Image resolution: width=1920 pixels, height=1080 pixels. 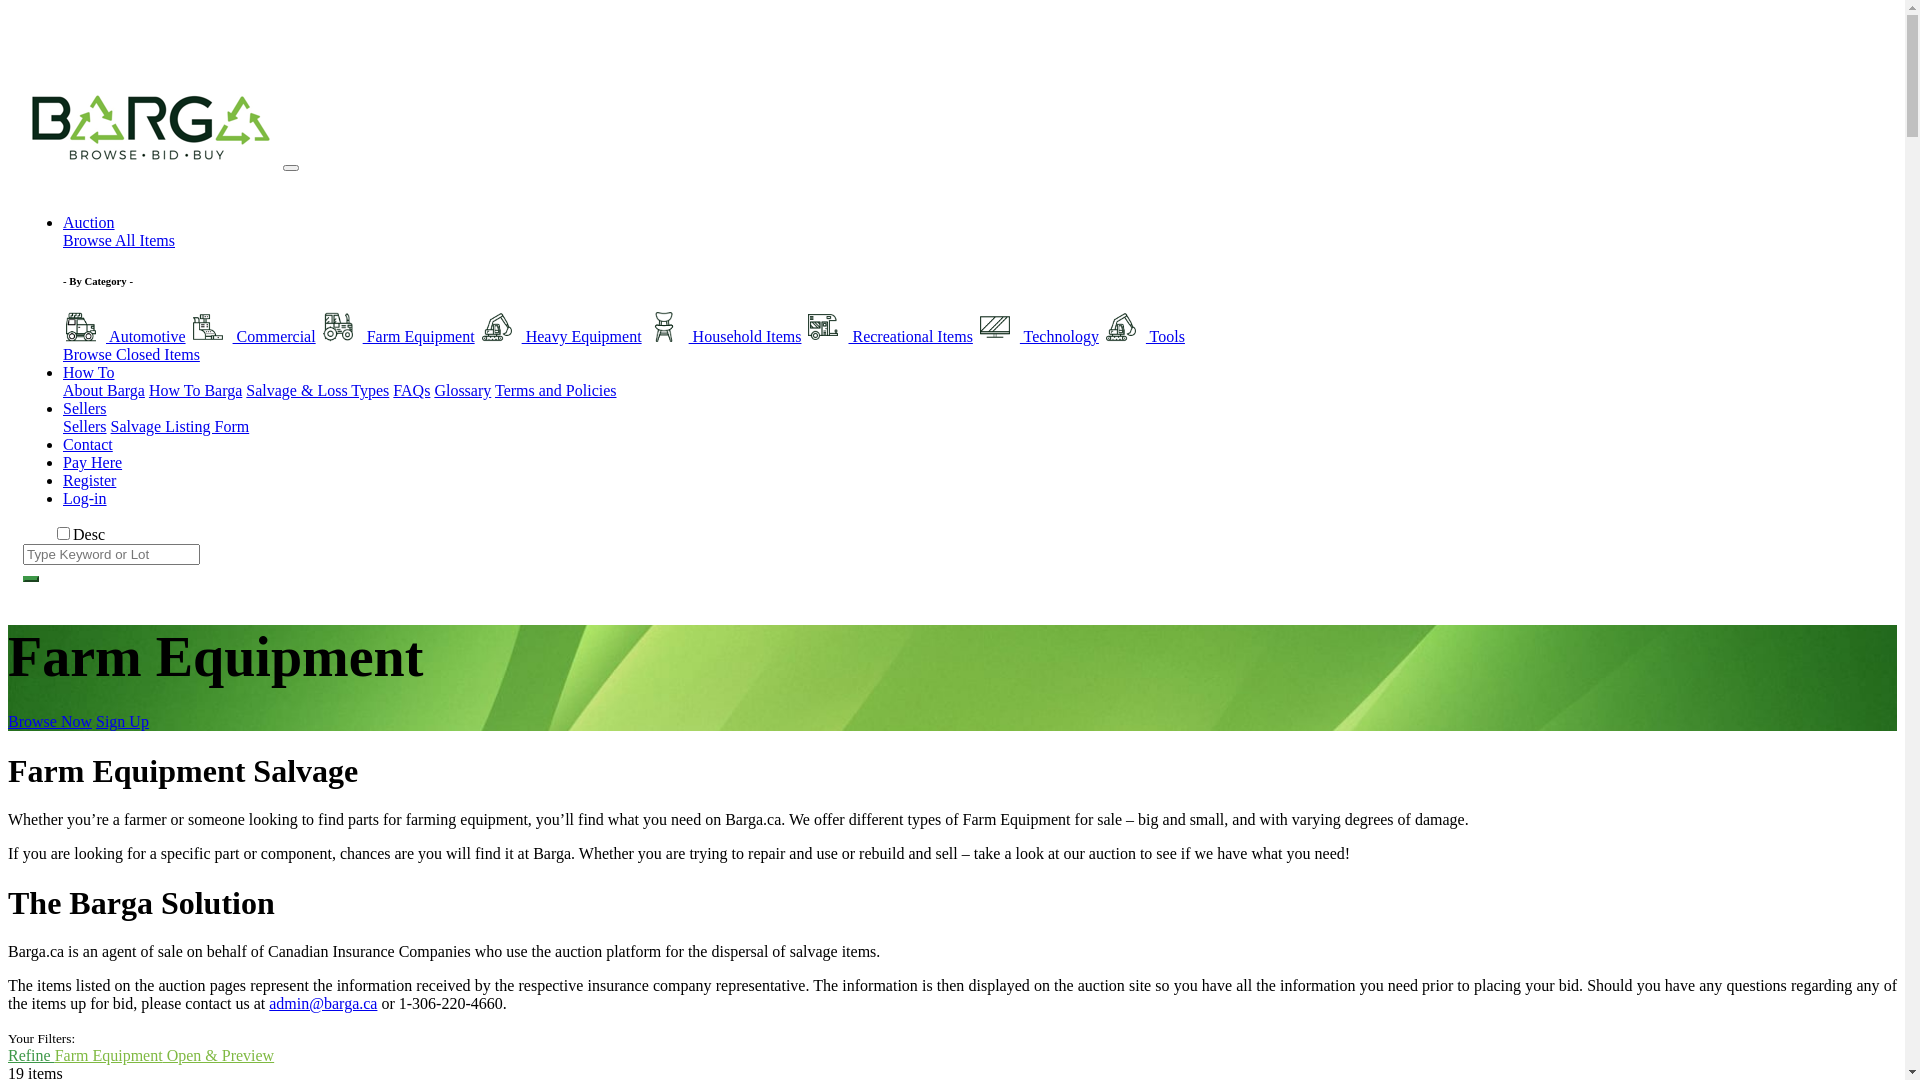 What do you see at coordinates (62, 335) in the screenshot?
I see `'Automotive'` at bounding box center [62, 335].